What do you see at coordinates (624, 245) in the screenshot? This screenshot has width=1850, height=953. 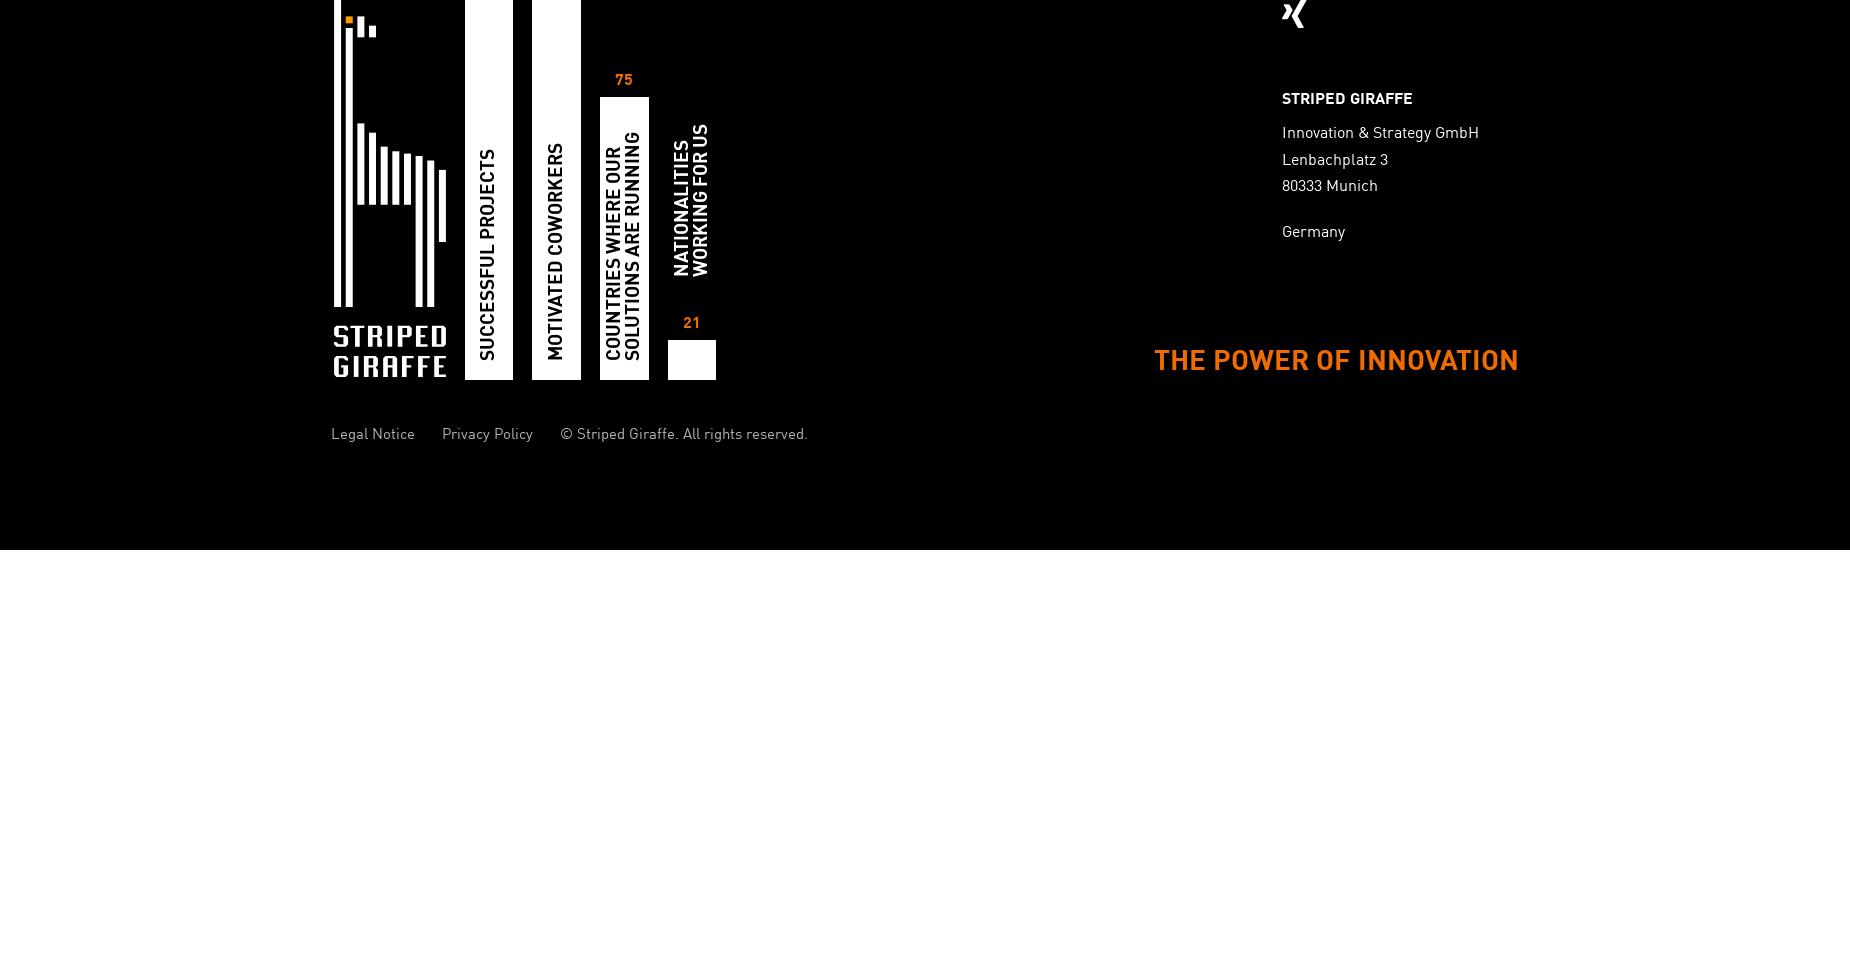 I see `'solutions are running'` at bounding box center [624, 245].